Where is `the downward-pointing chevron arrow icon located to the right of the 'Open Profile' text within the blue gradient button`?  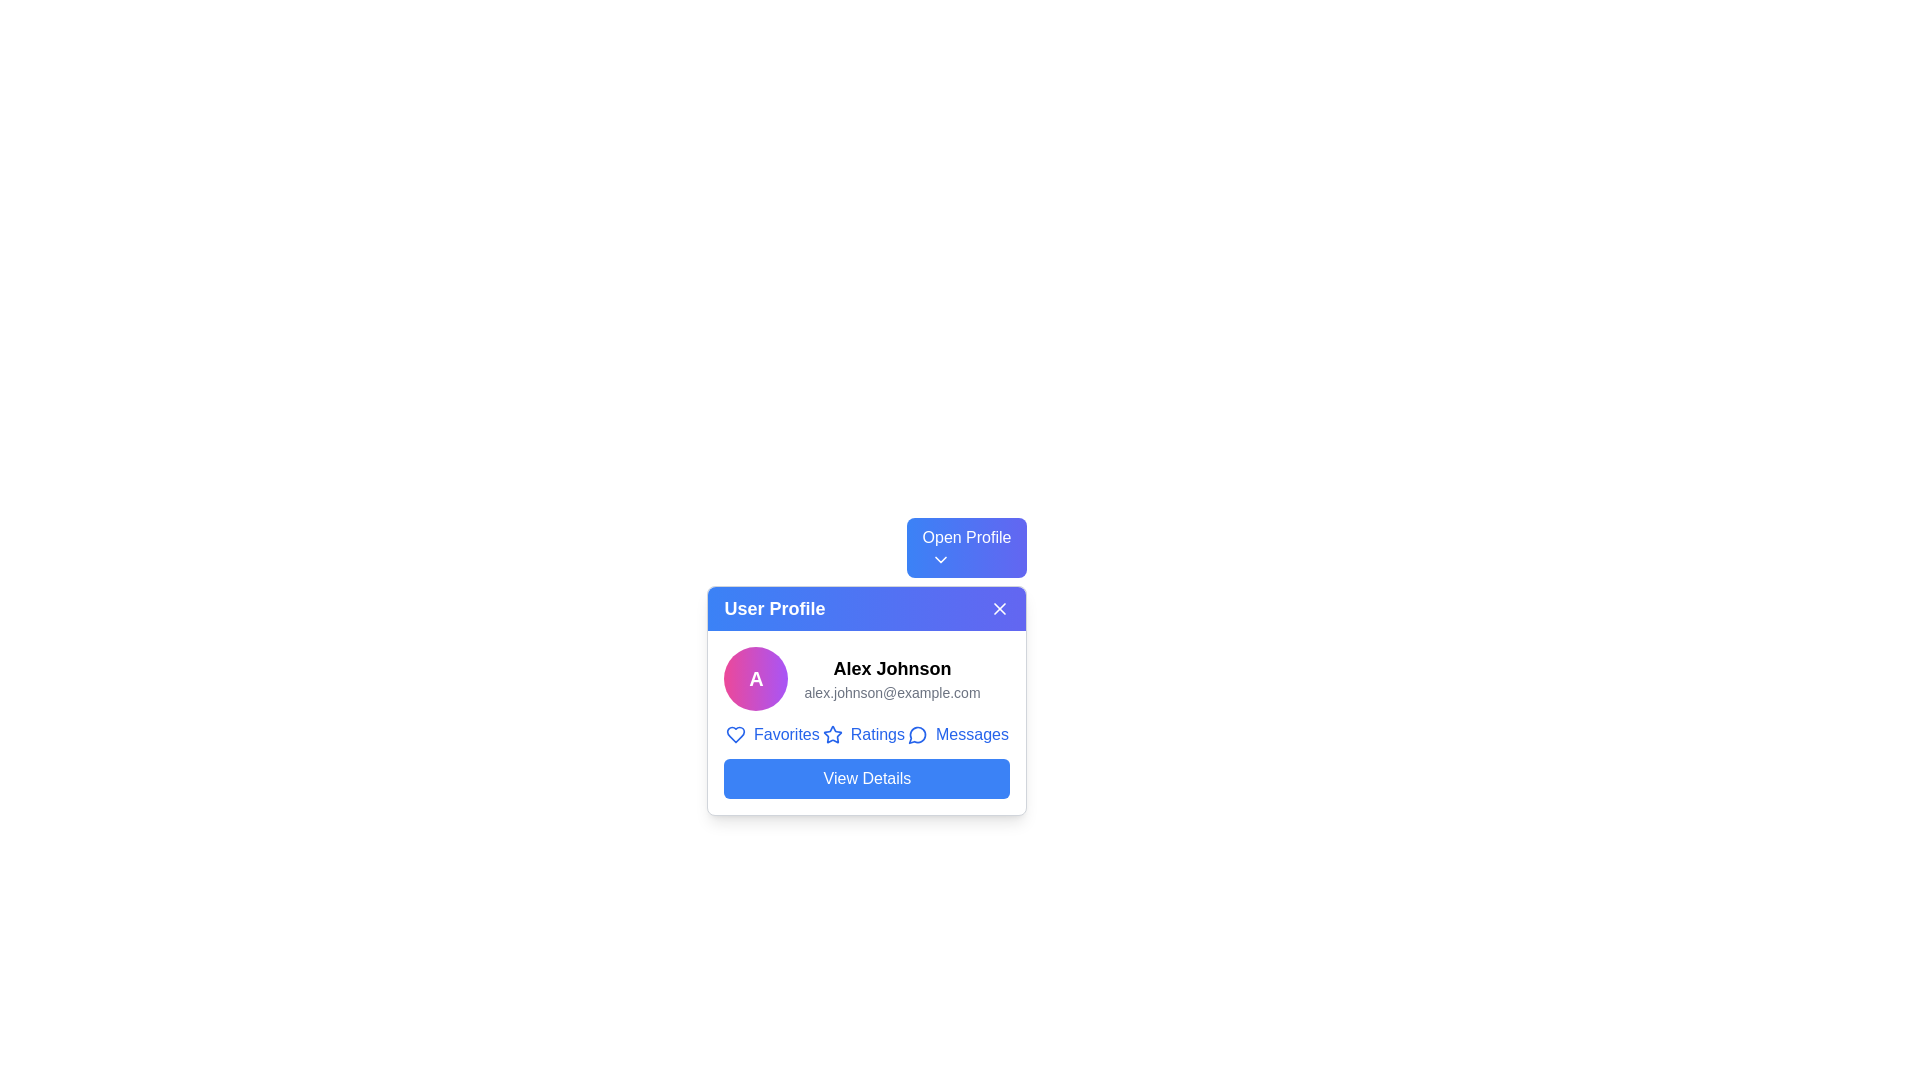
the downward-pointing chevron arrow icon located to the right of the 'Open Profile' text within the blue gradient button is located at coordinates (939, 559).